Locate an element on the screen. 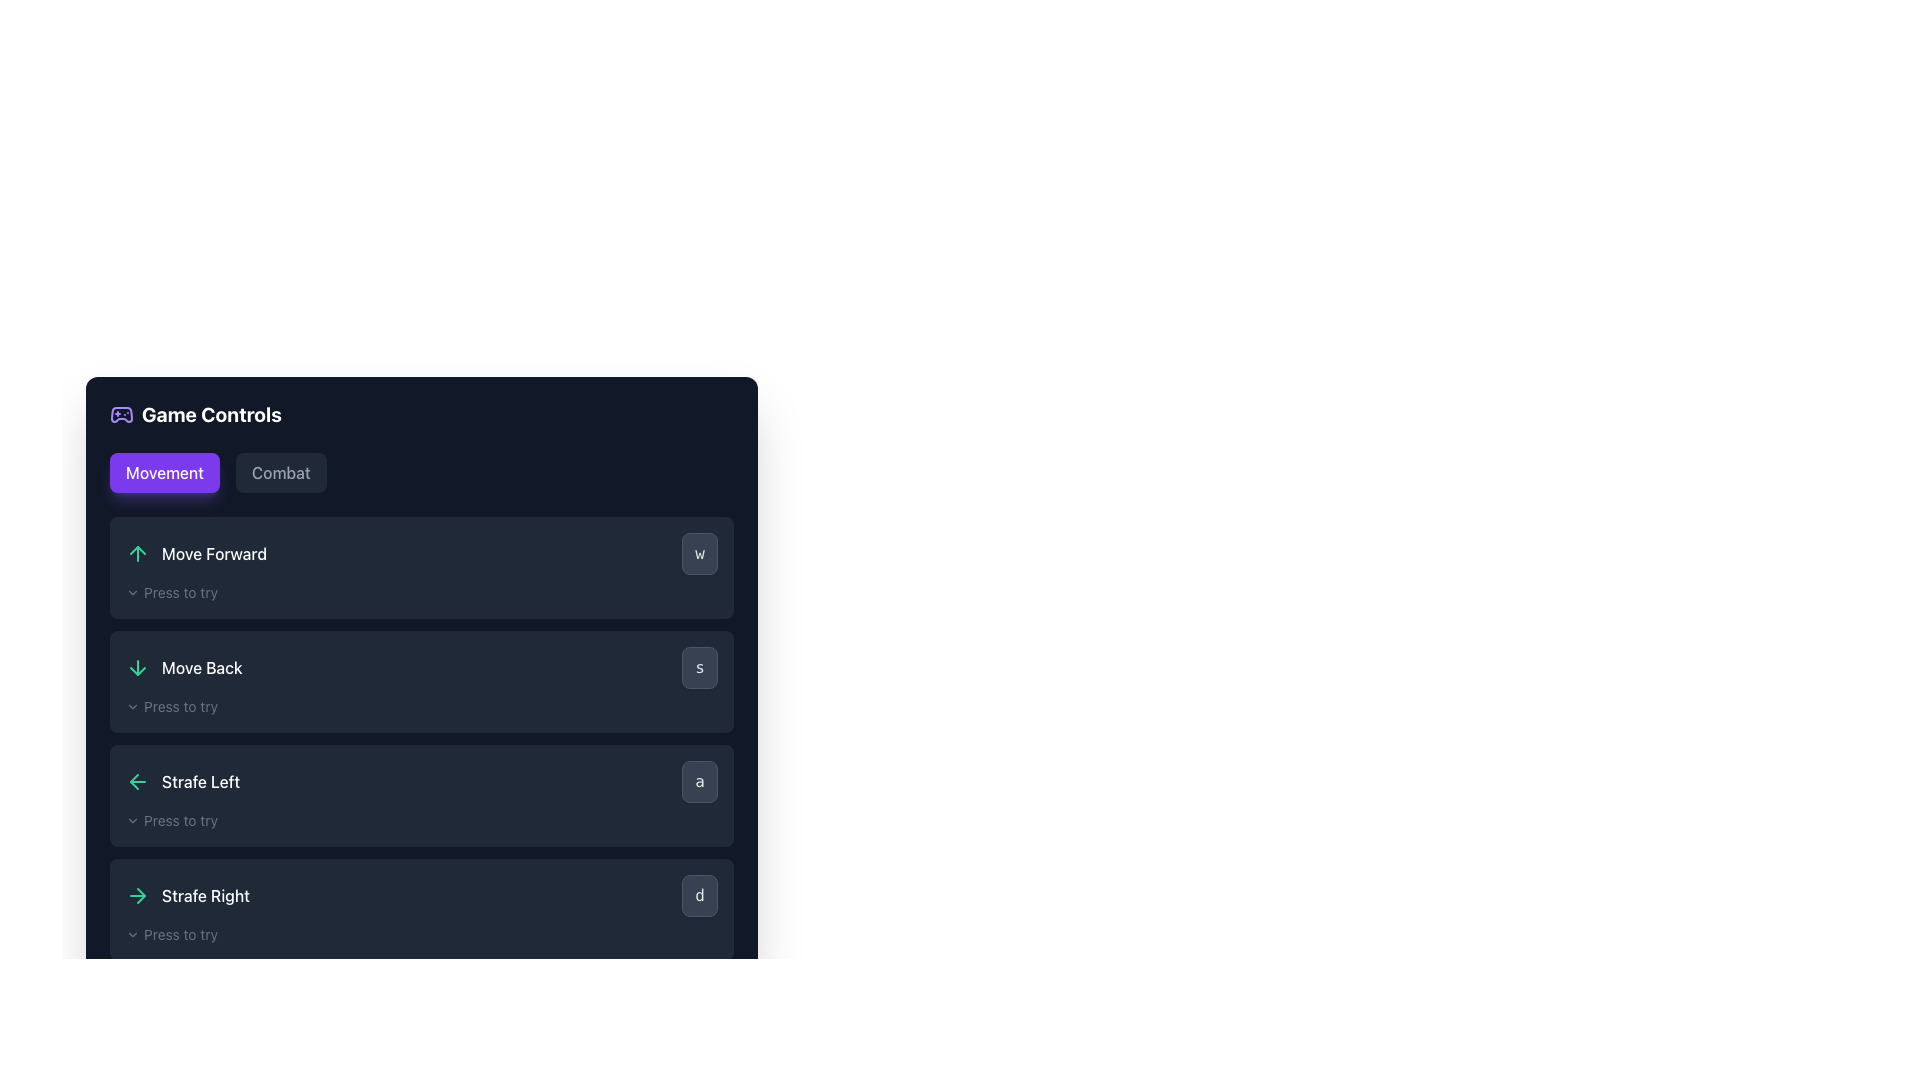 The image size is (1920, 1080). the 'Combat' button, which is a rectangular button with light gray text on a dark gray background, located to the right of the 'Movement' button under the 'Game Controls' title is located at coordinates (280, 473).